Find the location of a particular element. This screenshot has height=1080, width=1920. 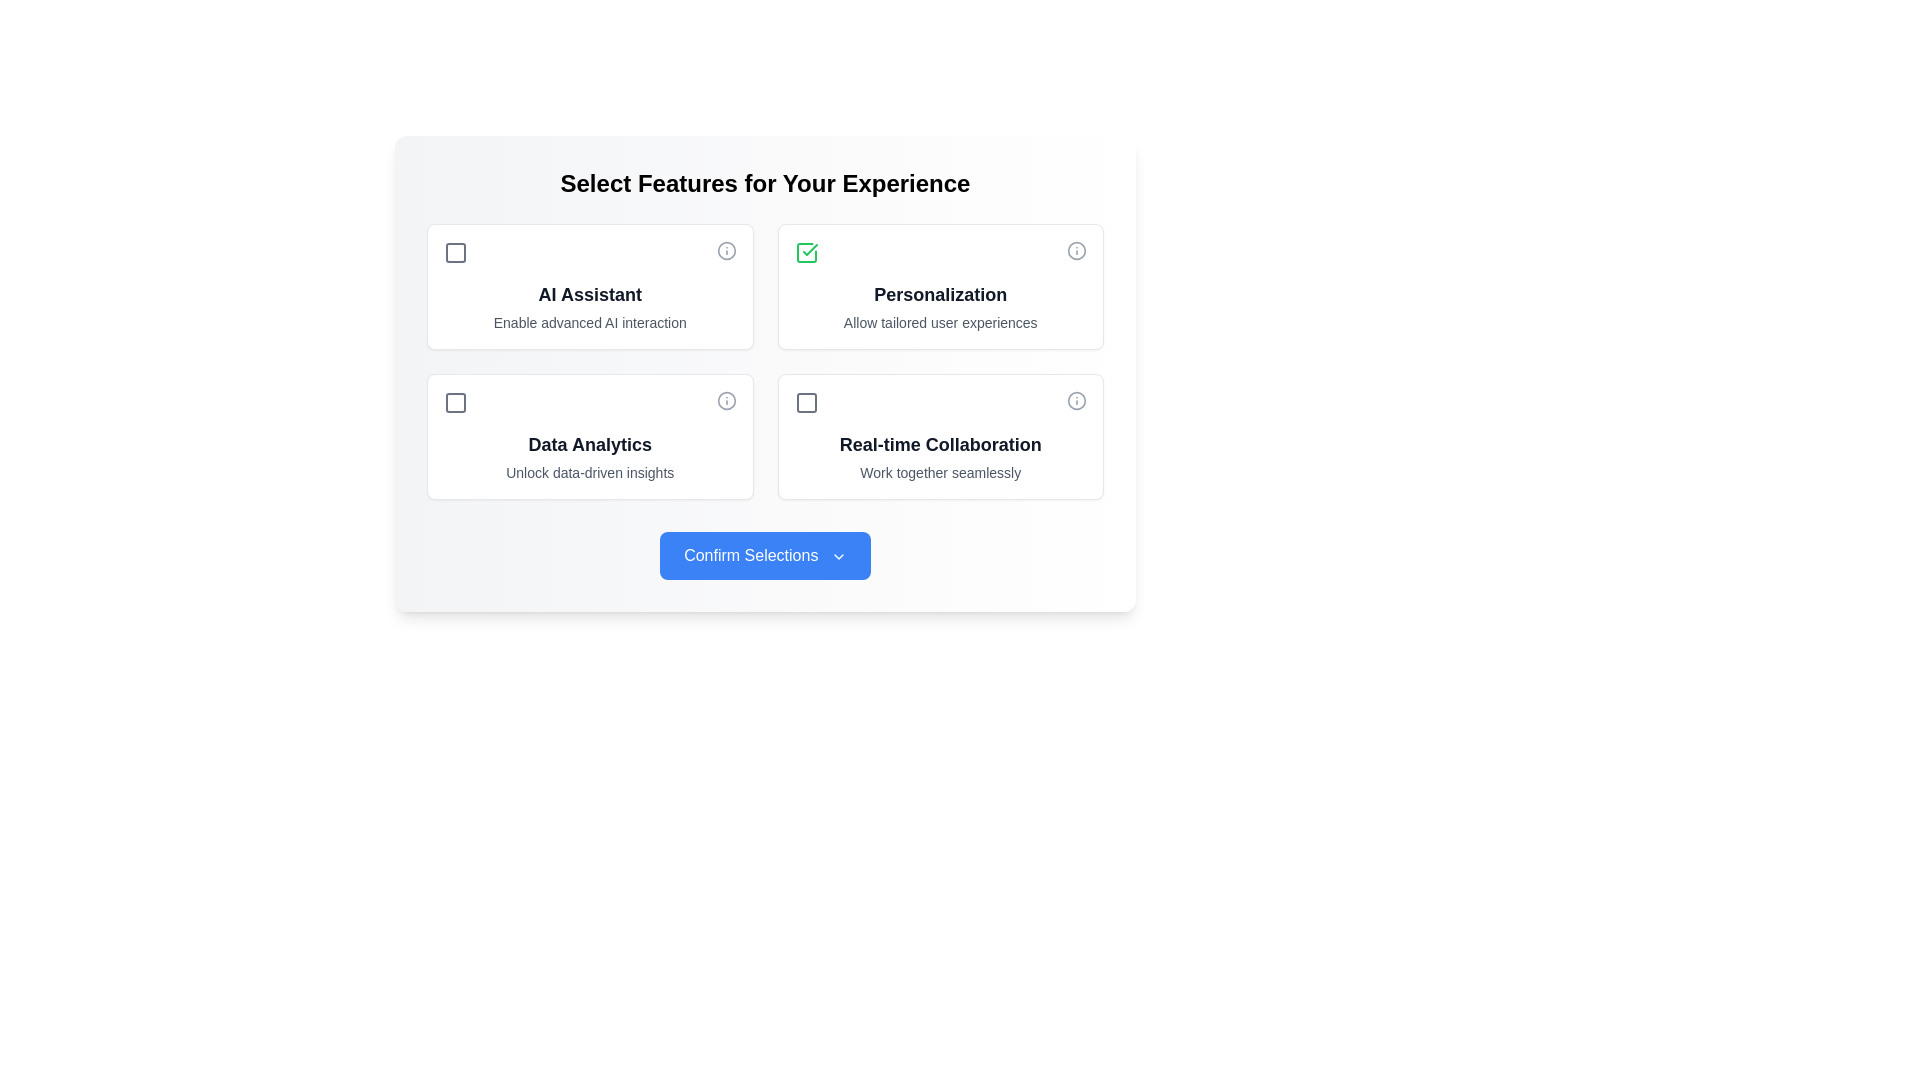

the blue button labeled 'Confirm Selections' with a downward-pointing chevron icon, located at the bottom center of the modal is located at coordinates (764, 555).